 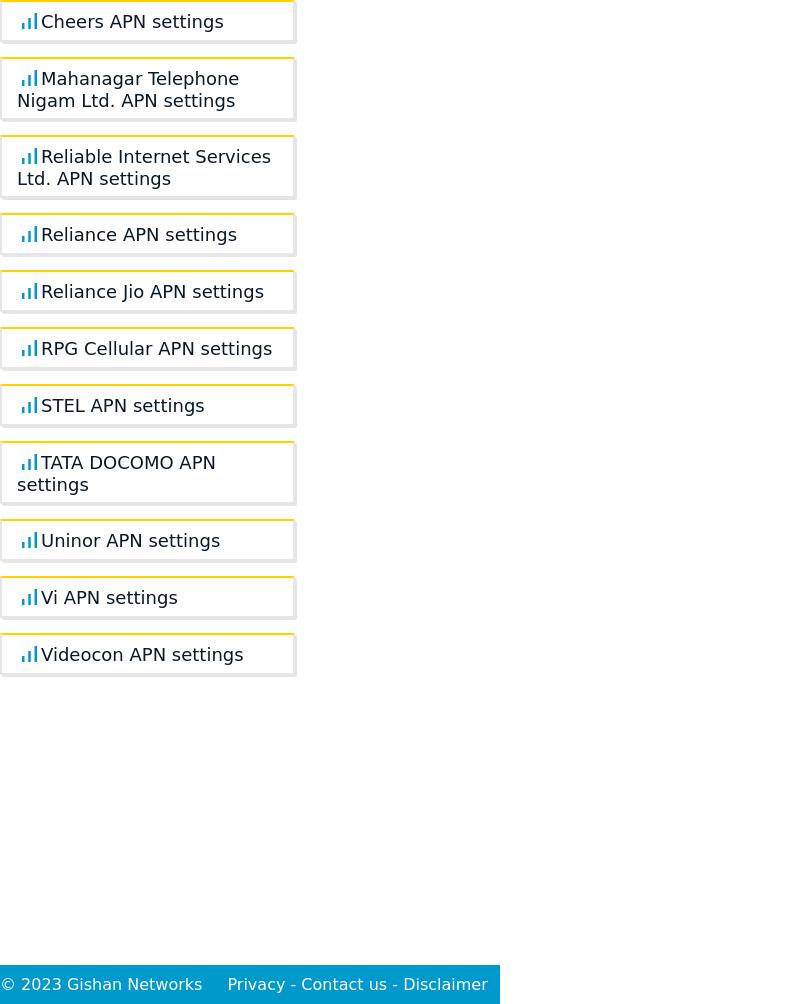 I want to click on 'Uninor APN settings', so click(x=129, y=540).